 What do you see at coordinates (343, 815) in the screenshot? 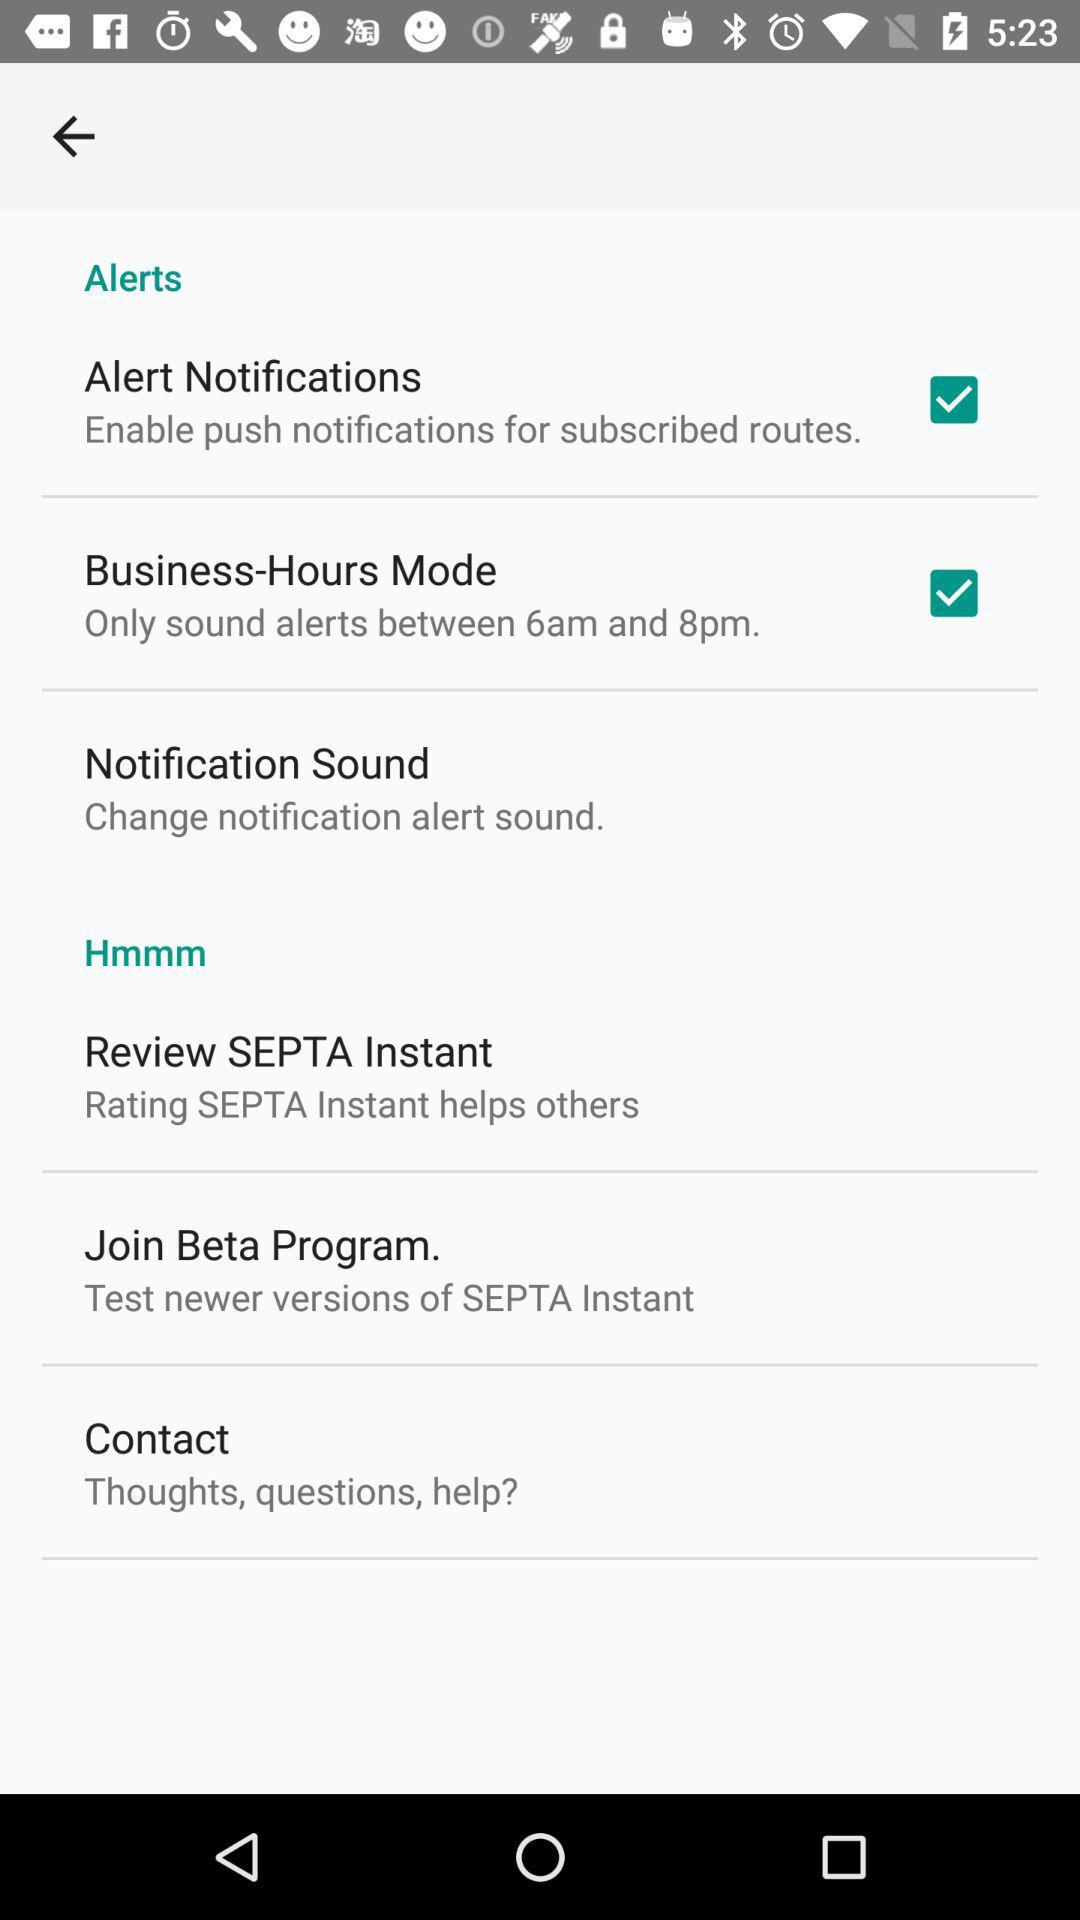
I see `the item above hmmm` at bounding box center [343, 815].